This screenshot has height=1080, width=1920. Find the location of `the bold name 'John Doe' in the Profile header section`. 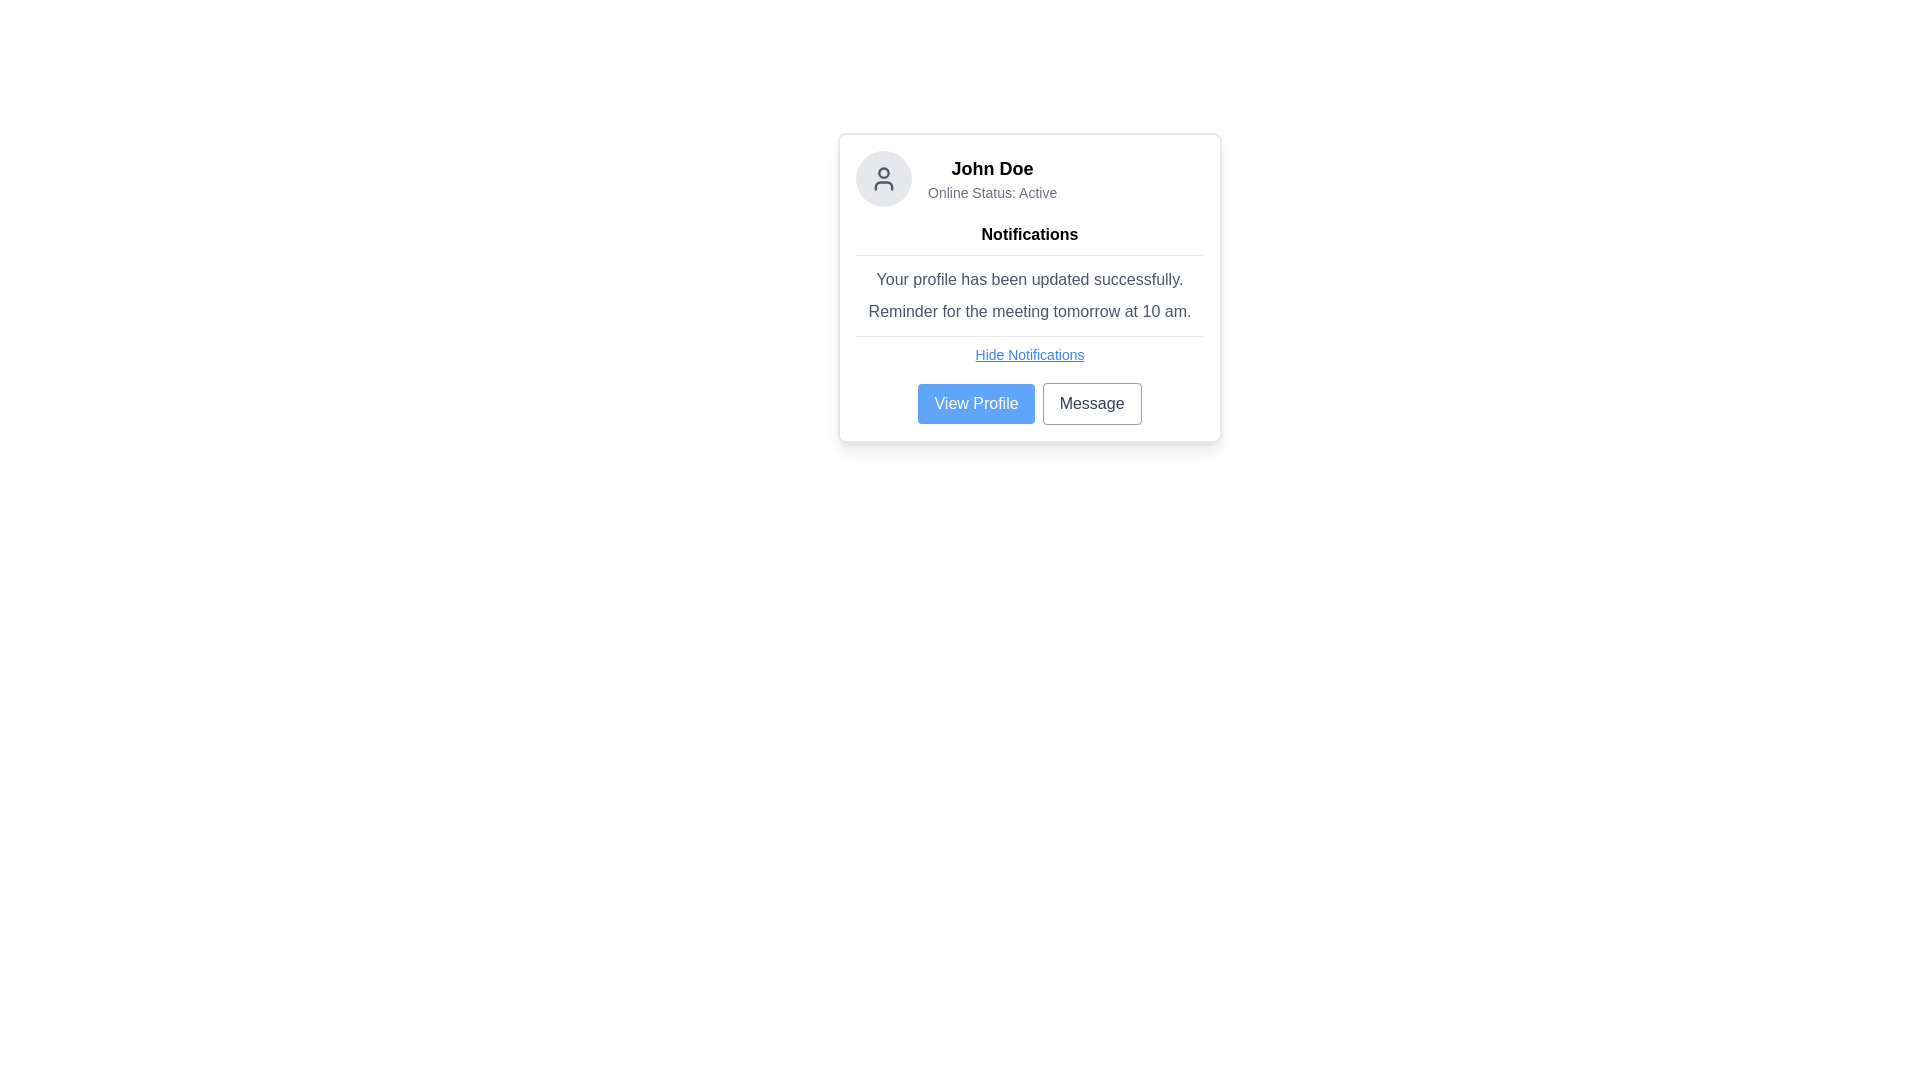

the bold name 'John Doe' in the Profile header section is located at coordinates (1030, 177).